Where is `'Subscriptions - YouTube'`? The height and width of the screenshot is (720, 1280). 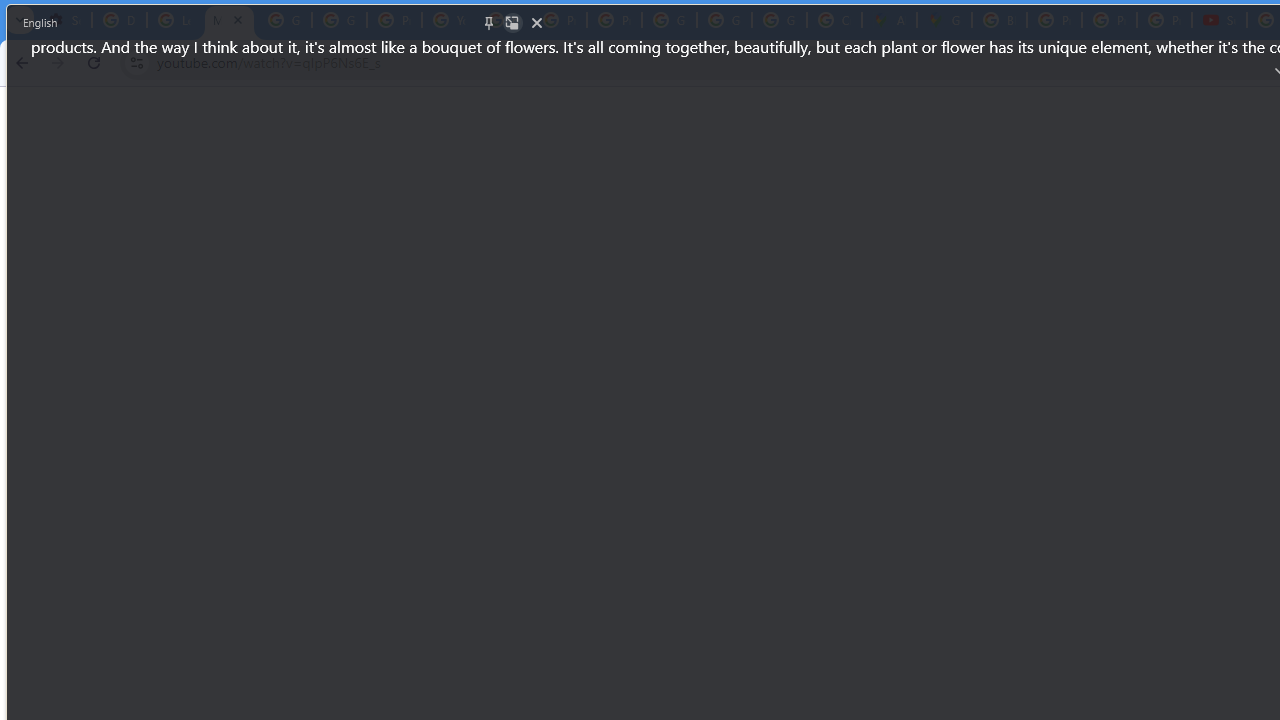
'Subscriptions - YouTube' is located at coordinates (1218, 20).